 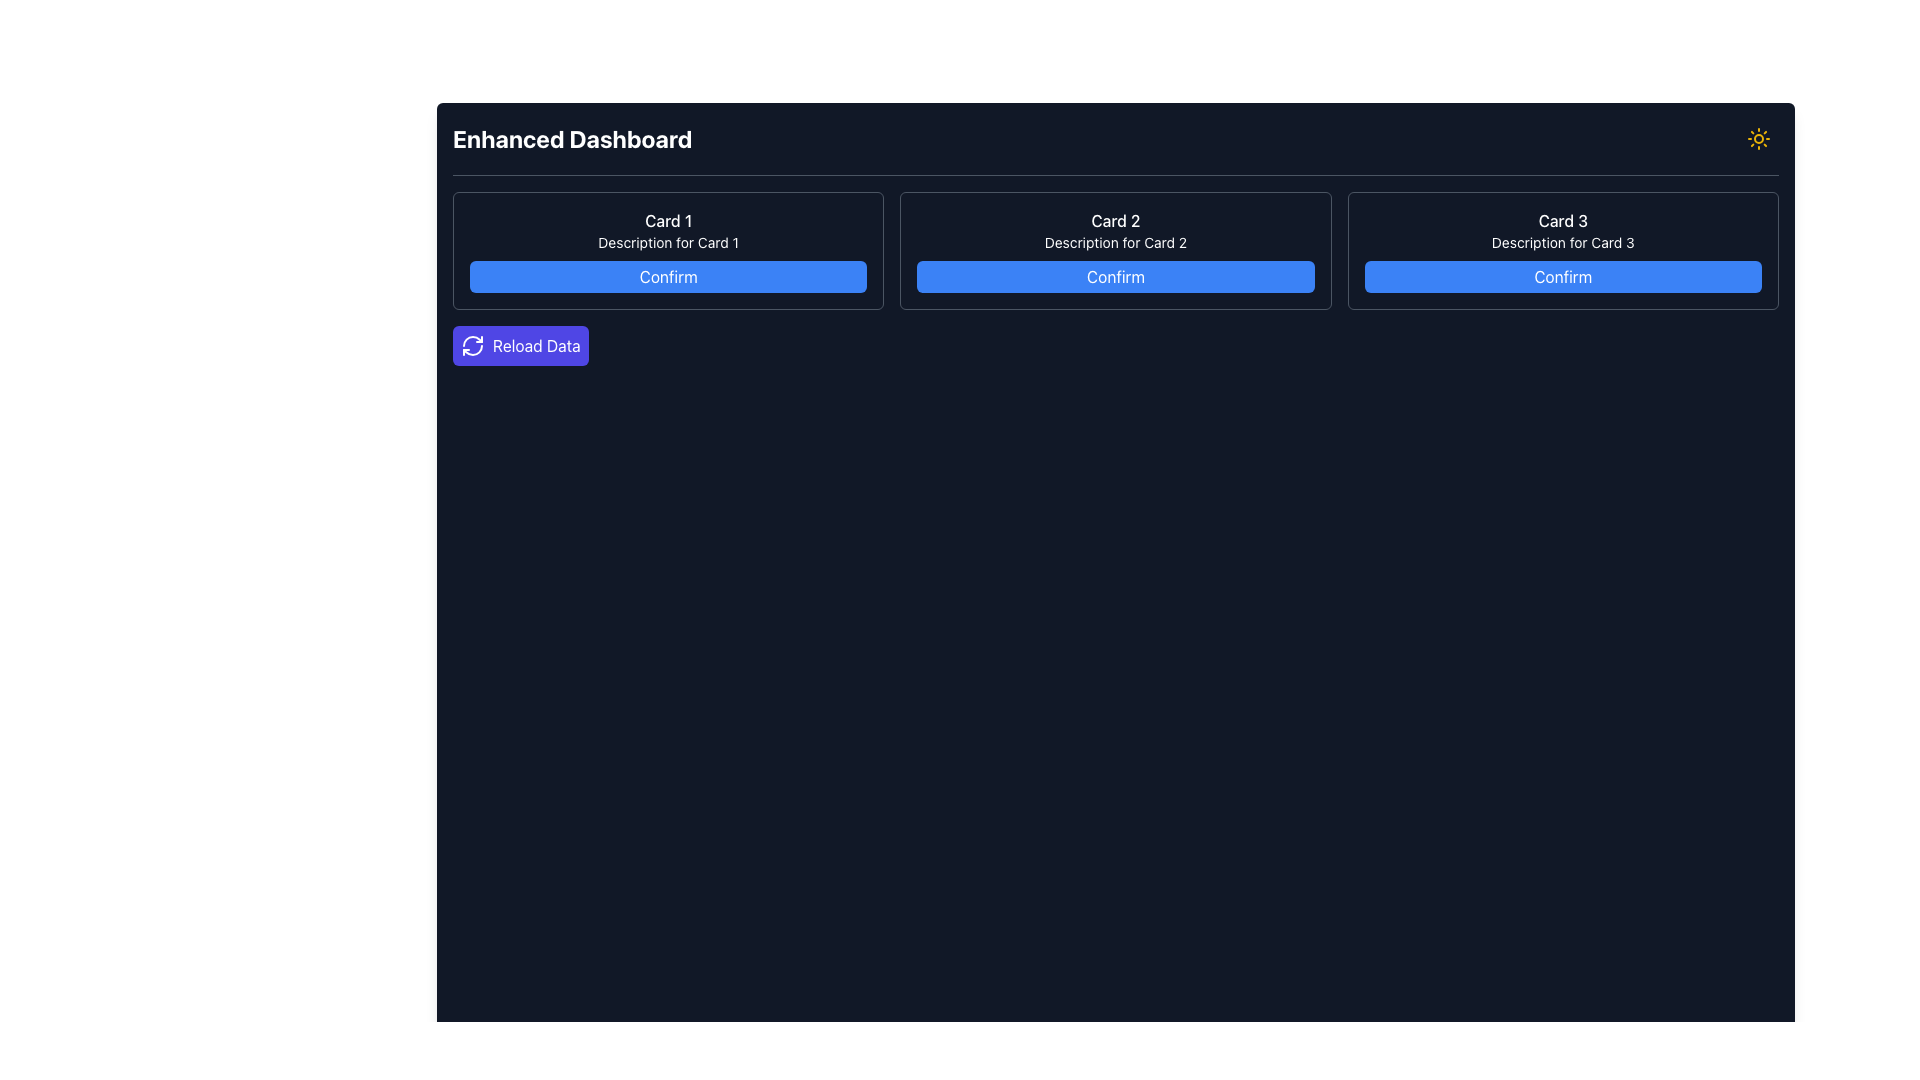 I want to click on the static text label reading 'Card 2', which is bold and centered in the second card of a horizontal series, located above the description and confirmation button, so click(x=1114, y=220).